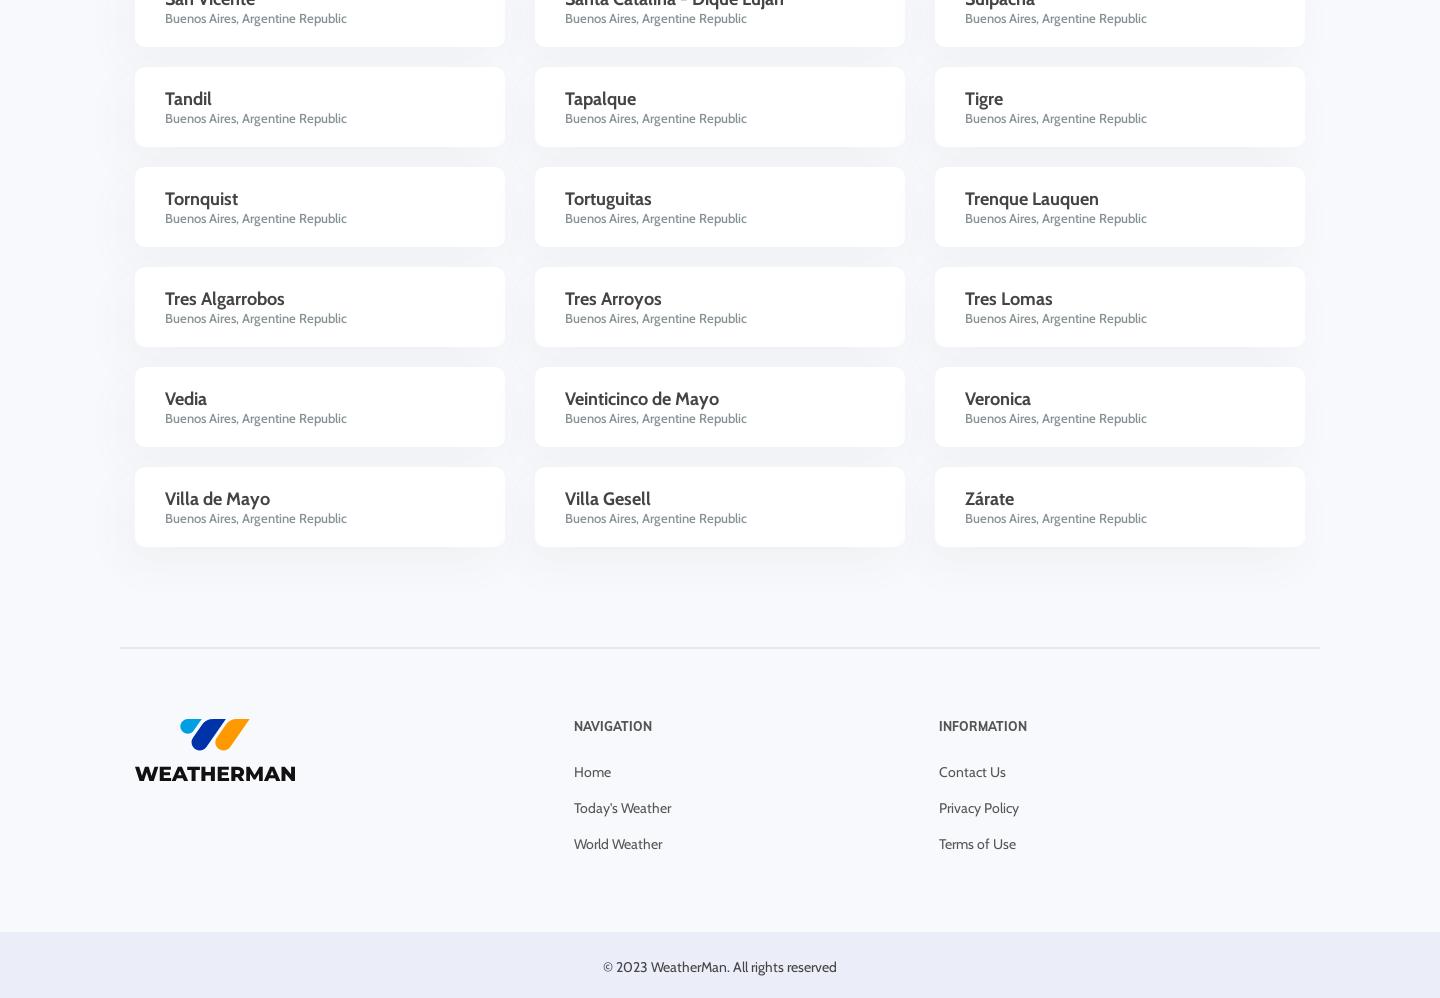 This screenshot has width=1440, height=998. I want to click on '© 2023 WeatherMan. All rights reserved', so click(602, 965).